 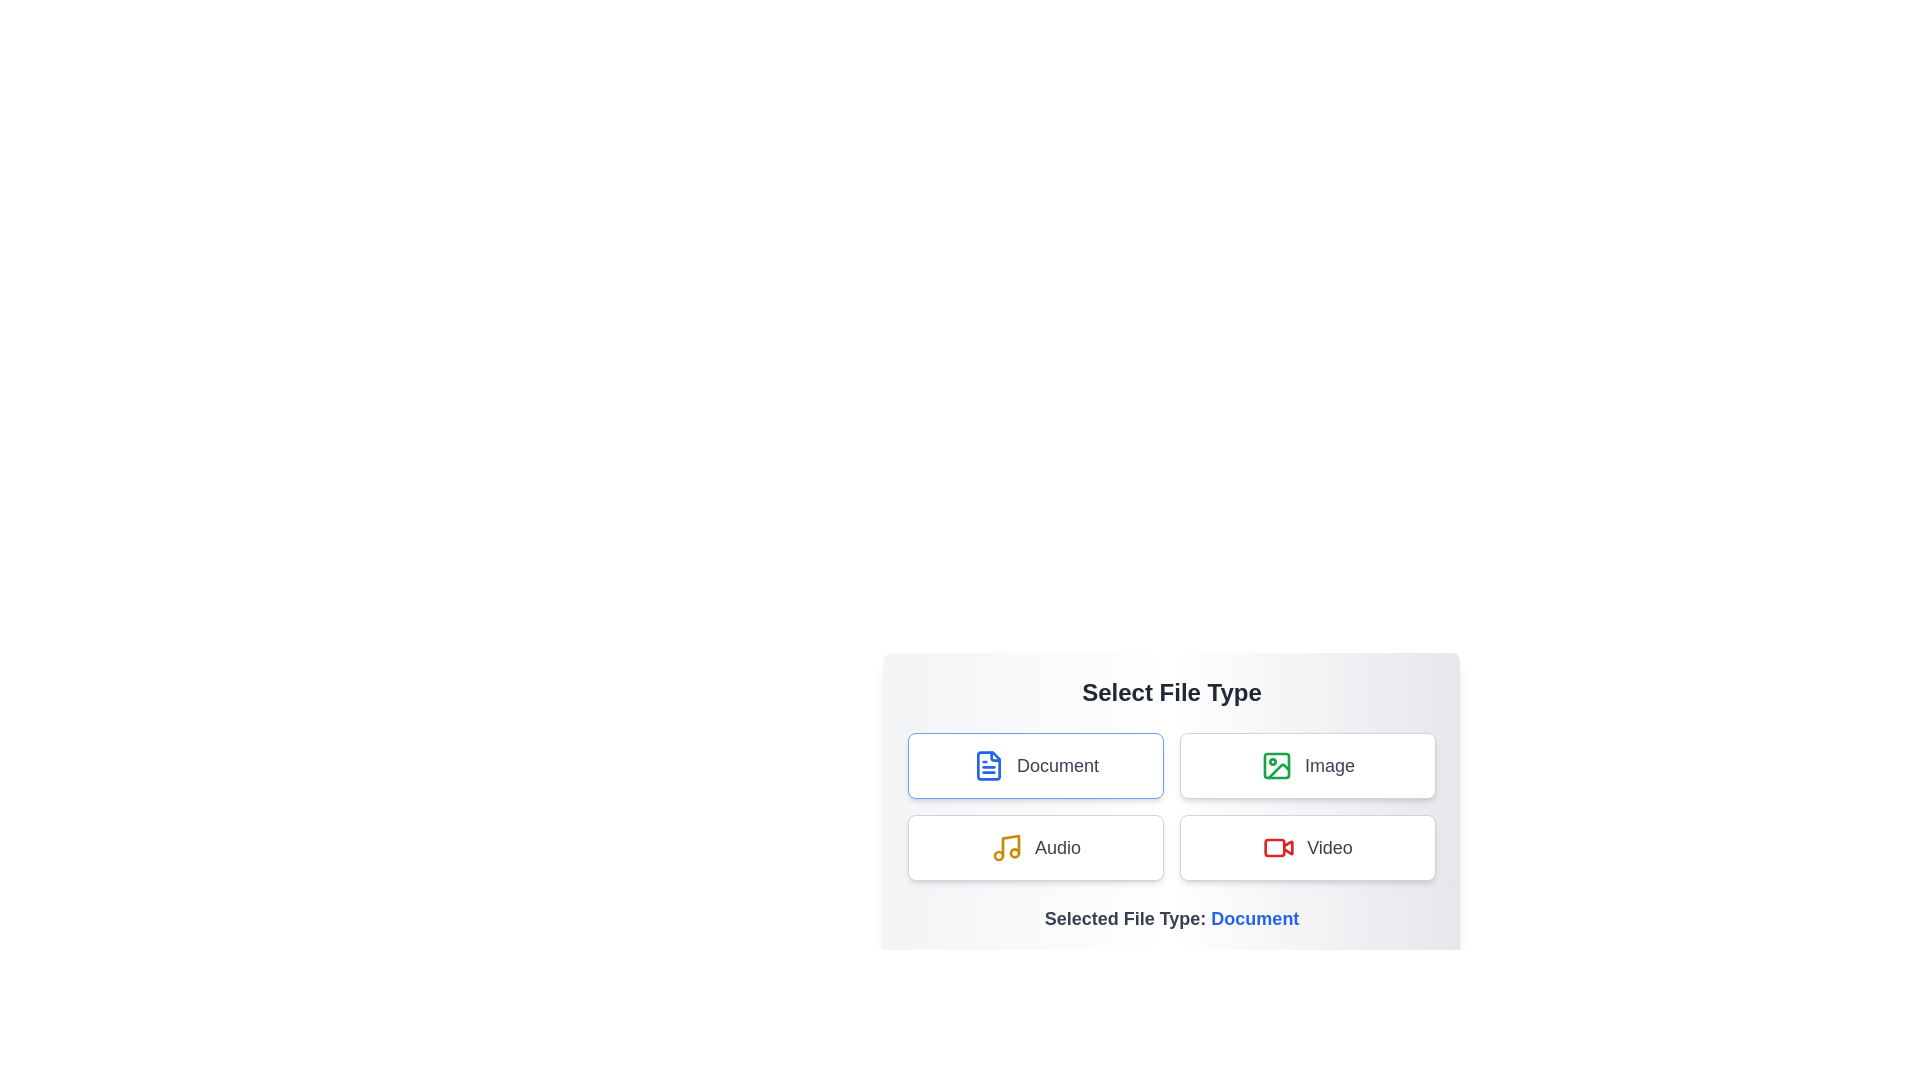 I want to click on the static text label displaying 'Selected File Type: Document', which is located at the bottom of the file type selection options, so click(x=1171, y=918).